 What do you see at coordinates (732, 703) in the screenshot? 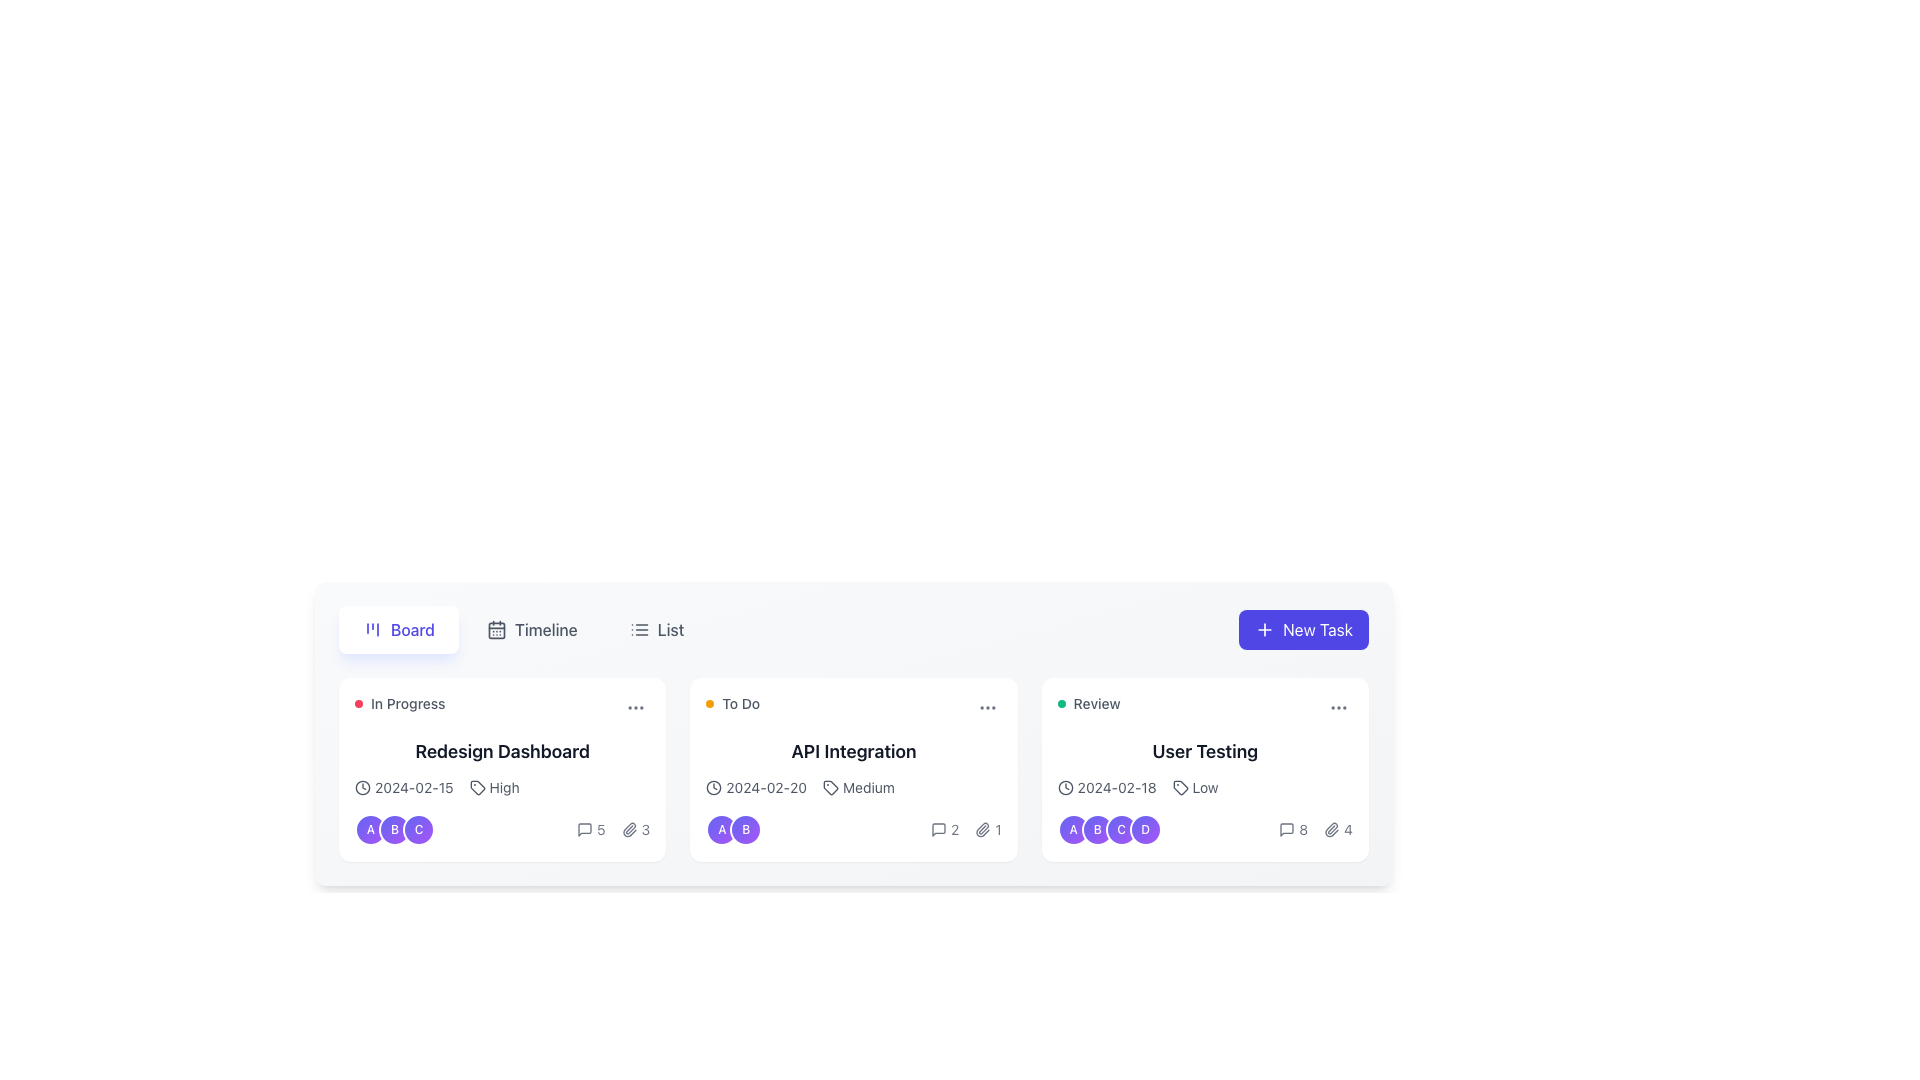
I see `the 'To Do' label, which is styled with medium font size and gray color, located at the top-left corner of the second task card, next to an amber circular status indicator` at bounding box center [732, 703].